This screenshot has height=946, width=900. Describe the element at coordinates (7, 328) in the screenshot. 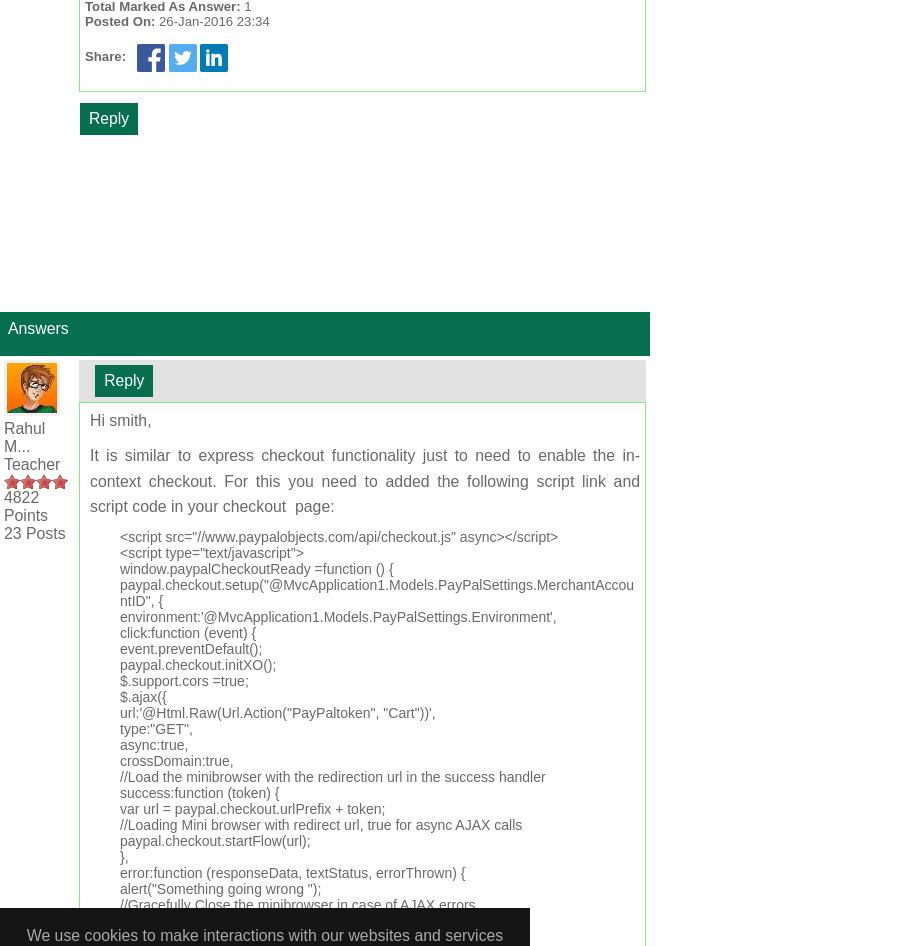

I see `'Answers'` at that location.